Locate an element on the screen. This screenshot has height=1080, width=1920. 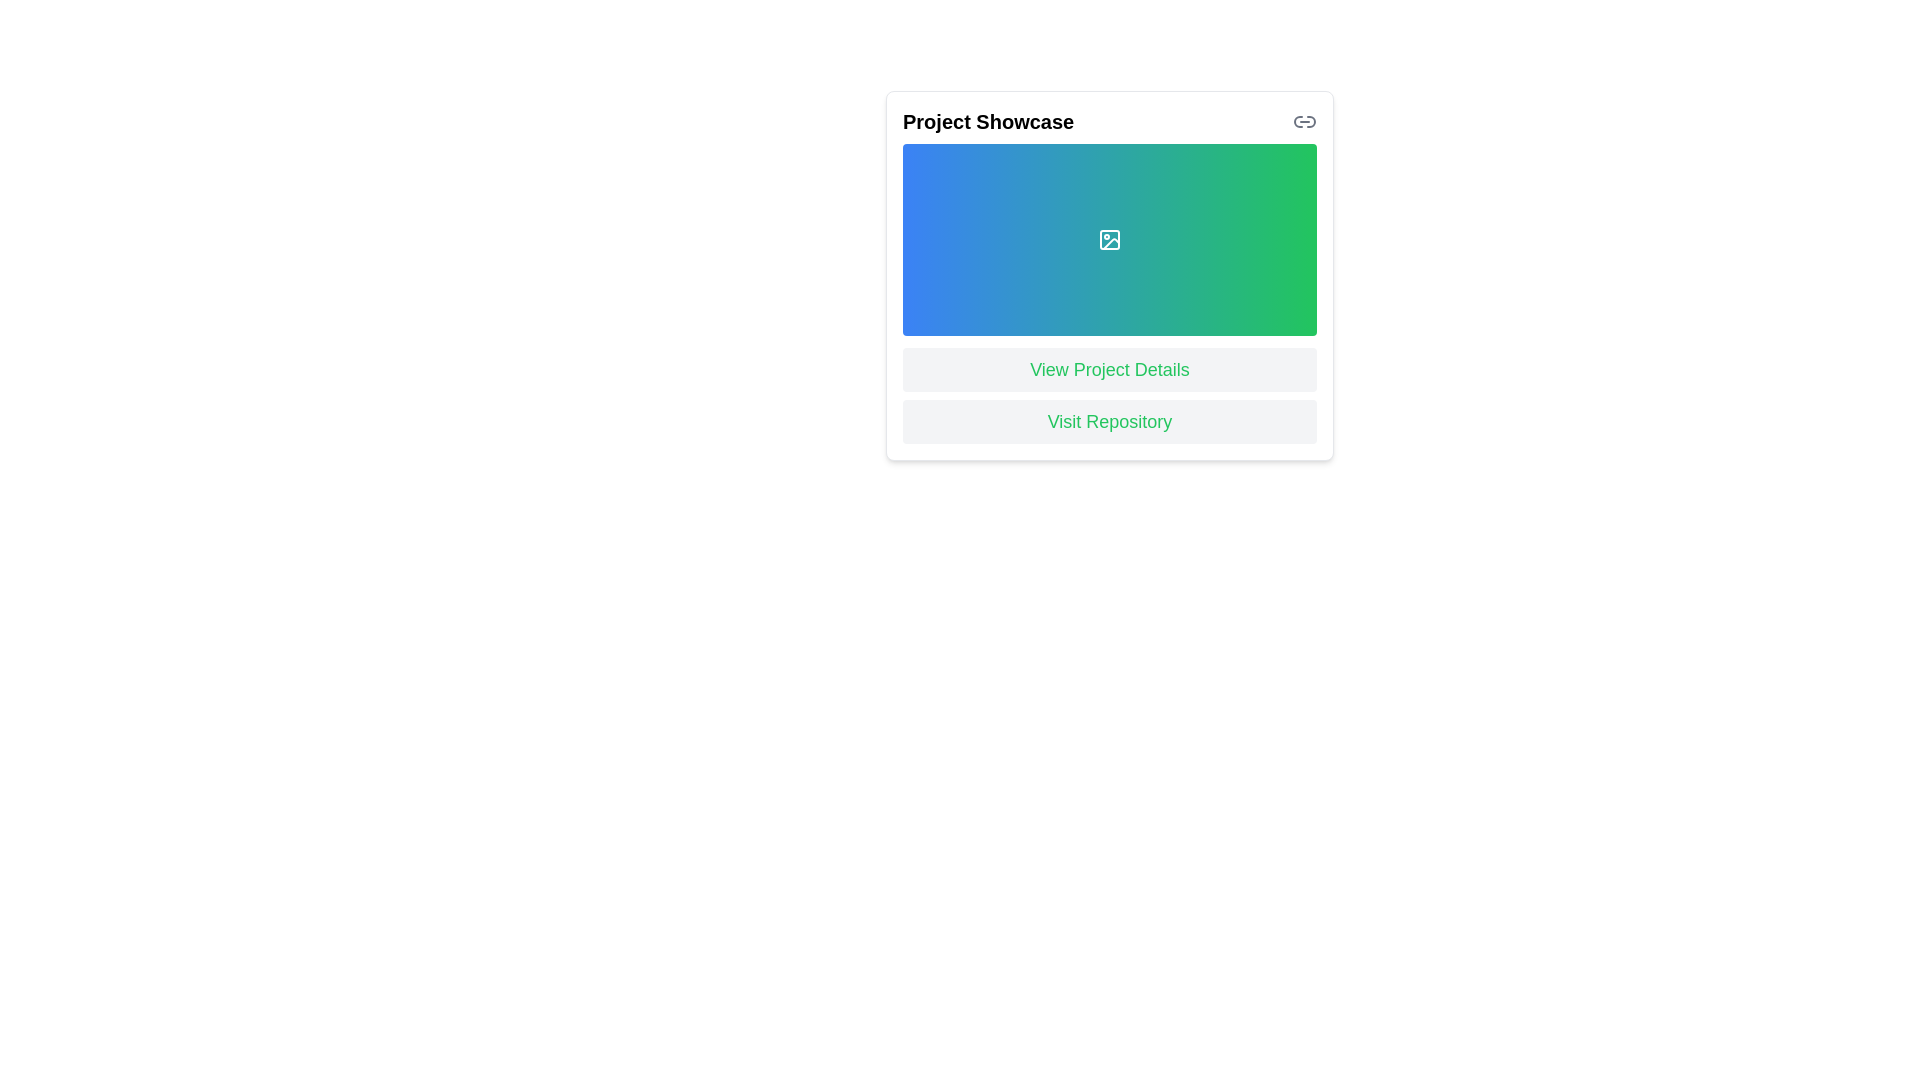
the icon located at the top-right corner of the 'Project Showcase' section header is located at coordinates (1305, 122).